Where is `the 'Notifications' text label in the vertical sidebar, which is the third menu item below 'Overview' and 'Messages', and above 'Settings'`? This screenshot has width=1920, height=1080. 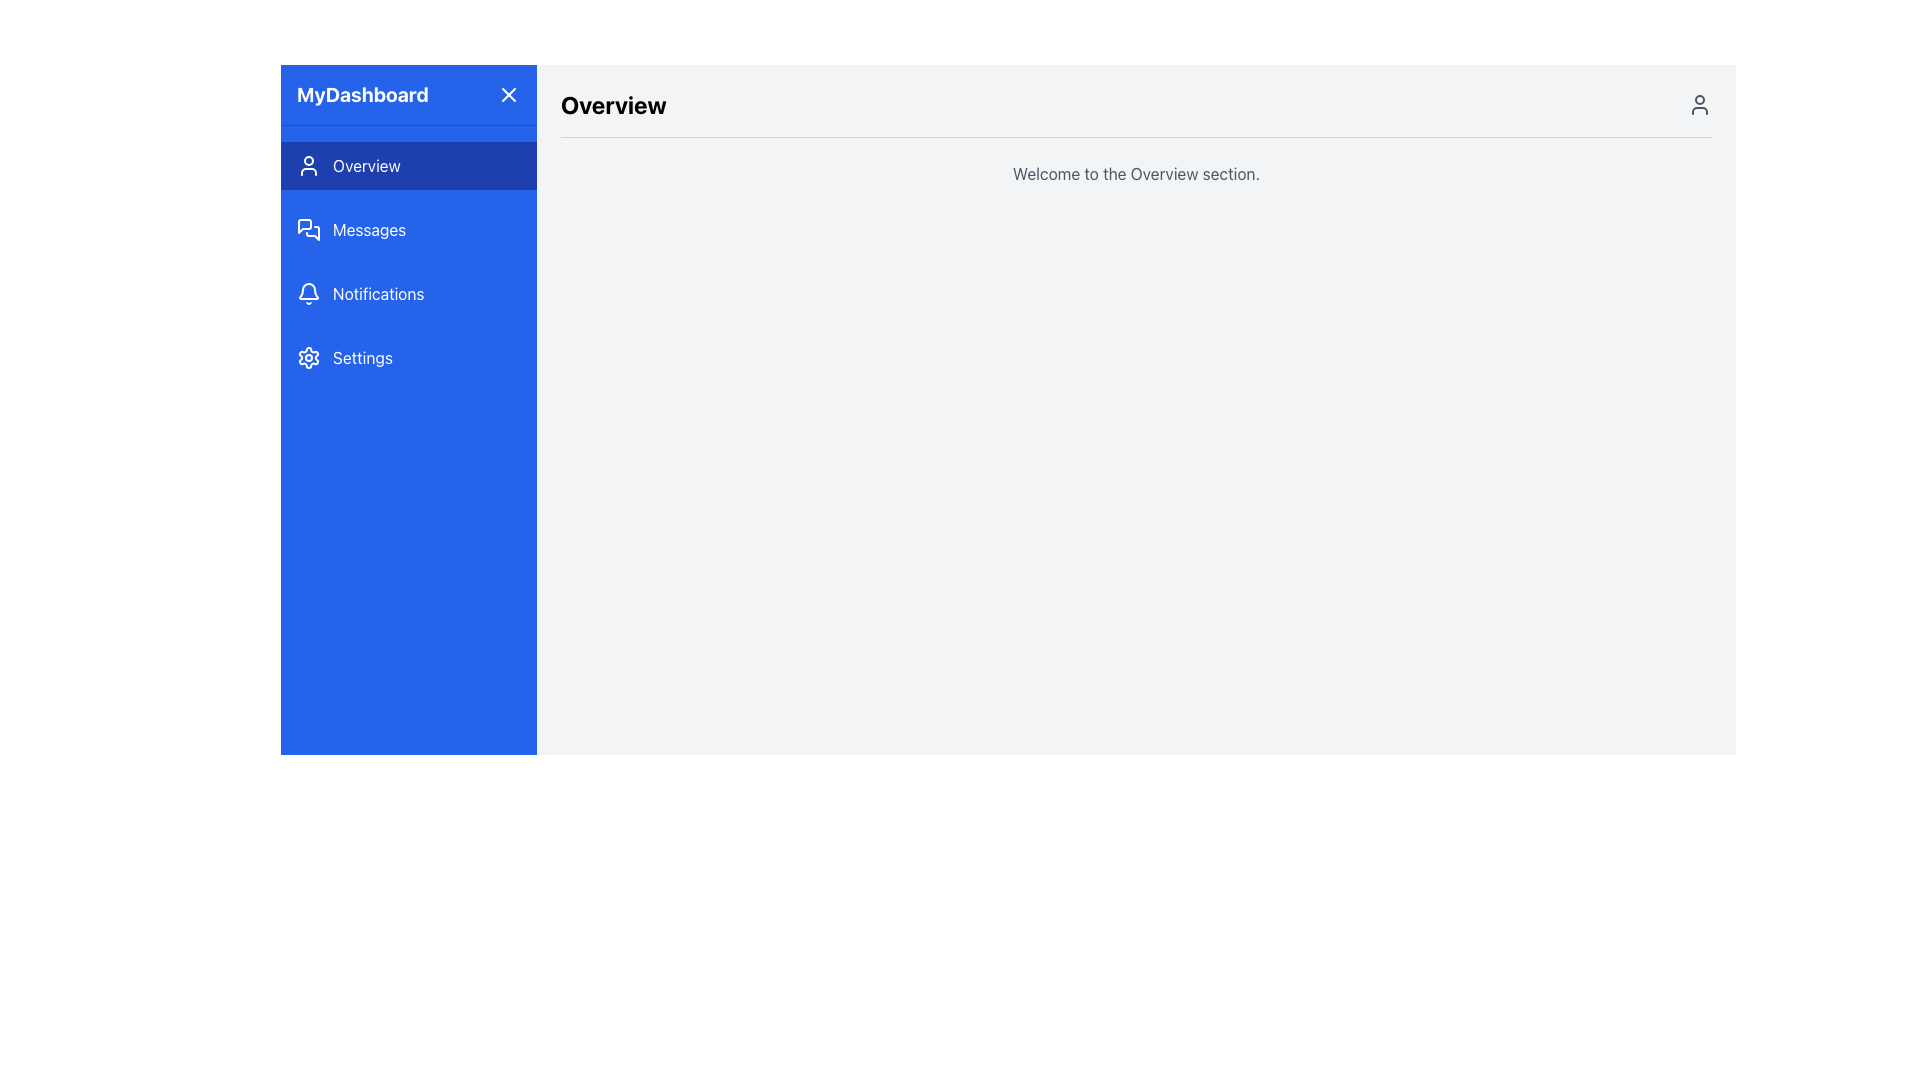
the 'Notifications' text label in the vertical sidebar, which is the third menu item below 'Overview' and 'Messages', and above 'Settings' is located at coordinates (378, 293).